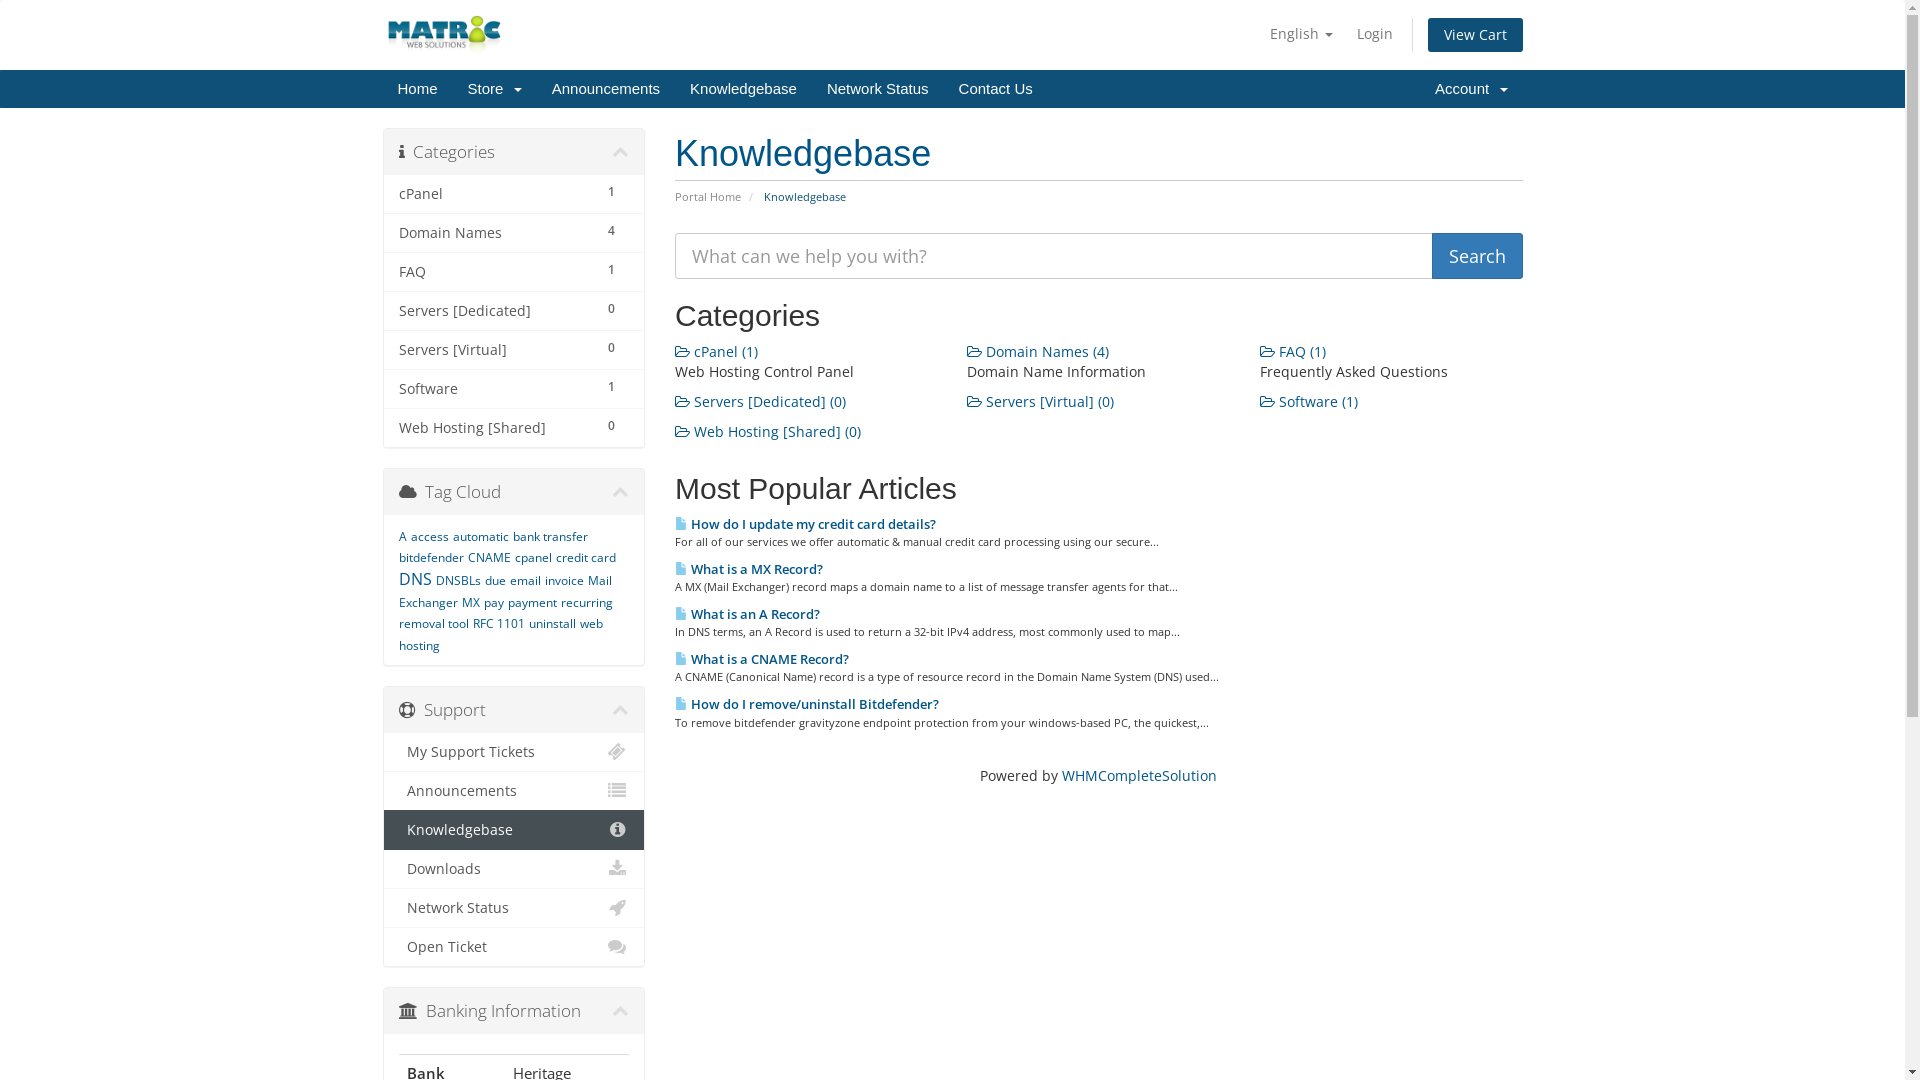 The height and width of the screenshot is (1080, 1920). What do you see at coordinates (514, 272) in the screenshot?
I see `'1` at bounding box center [514, 272].